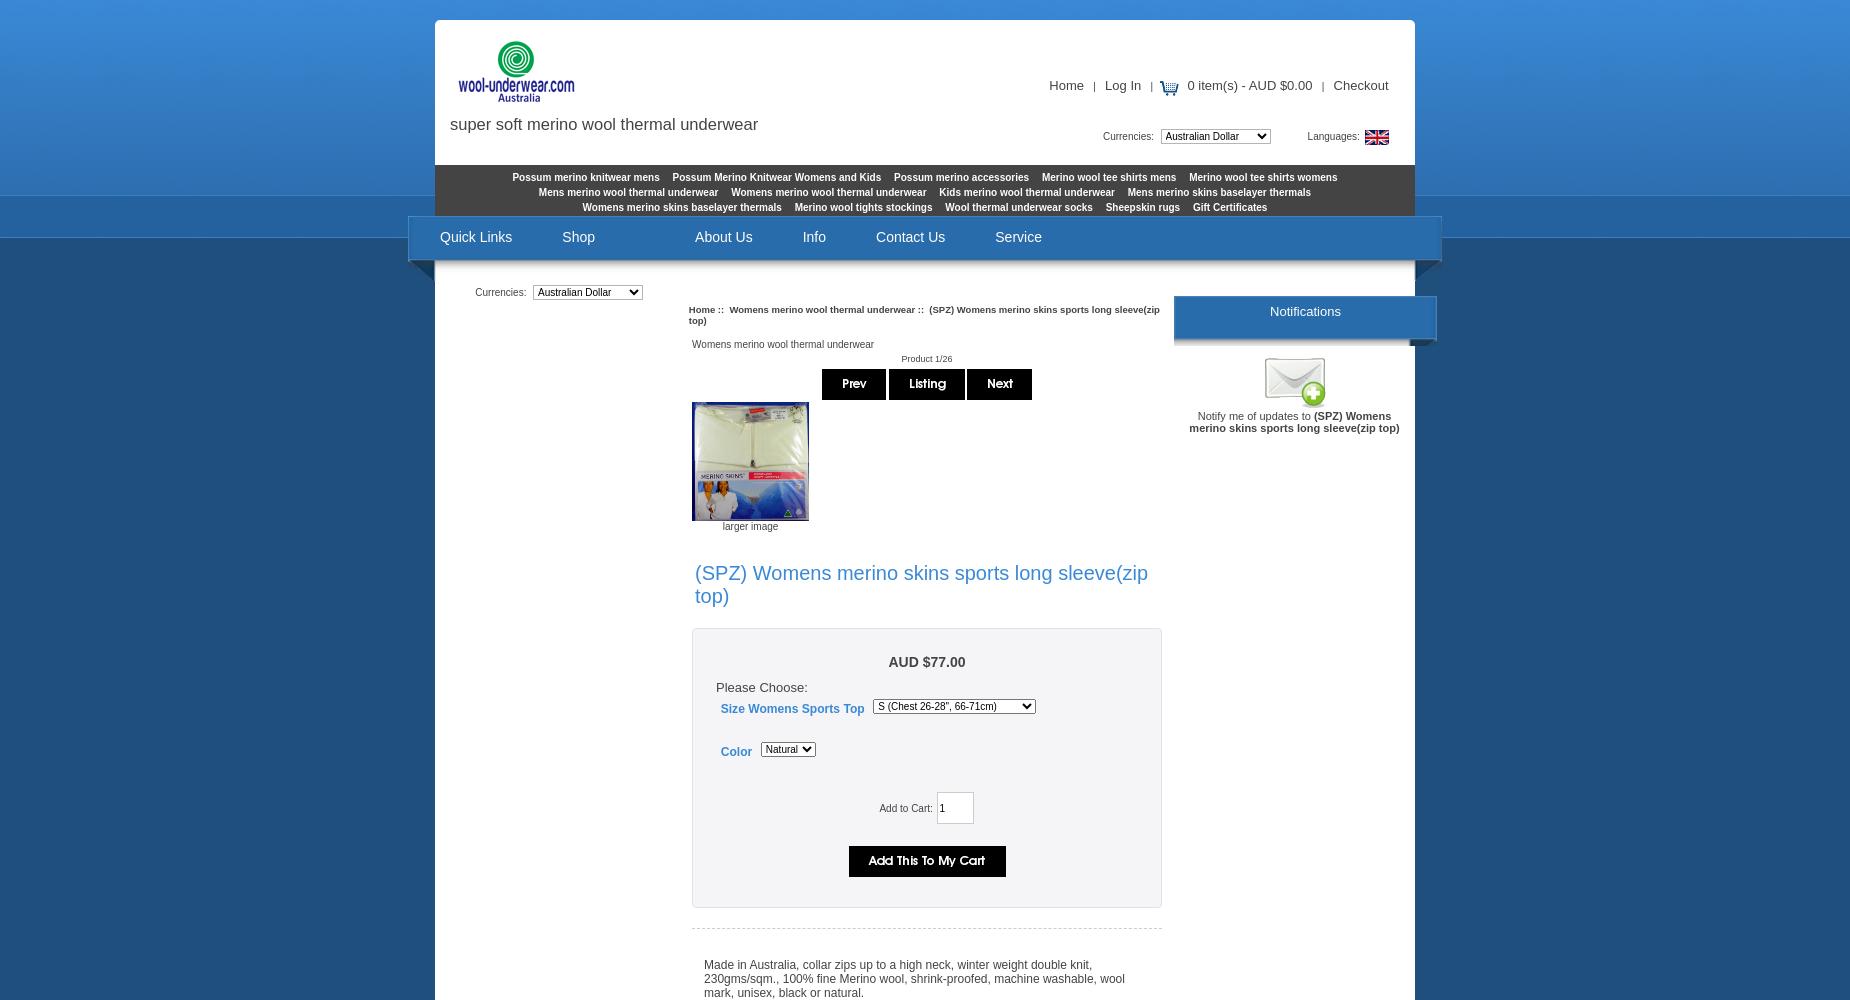  I want to click on 'Merino wool tee shirts womens', so click(1187, 177).